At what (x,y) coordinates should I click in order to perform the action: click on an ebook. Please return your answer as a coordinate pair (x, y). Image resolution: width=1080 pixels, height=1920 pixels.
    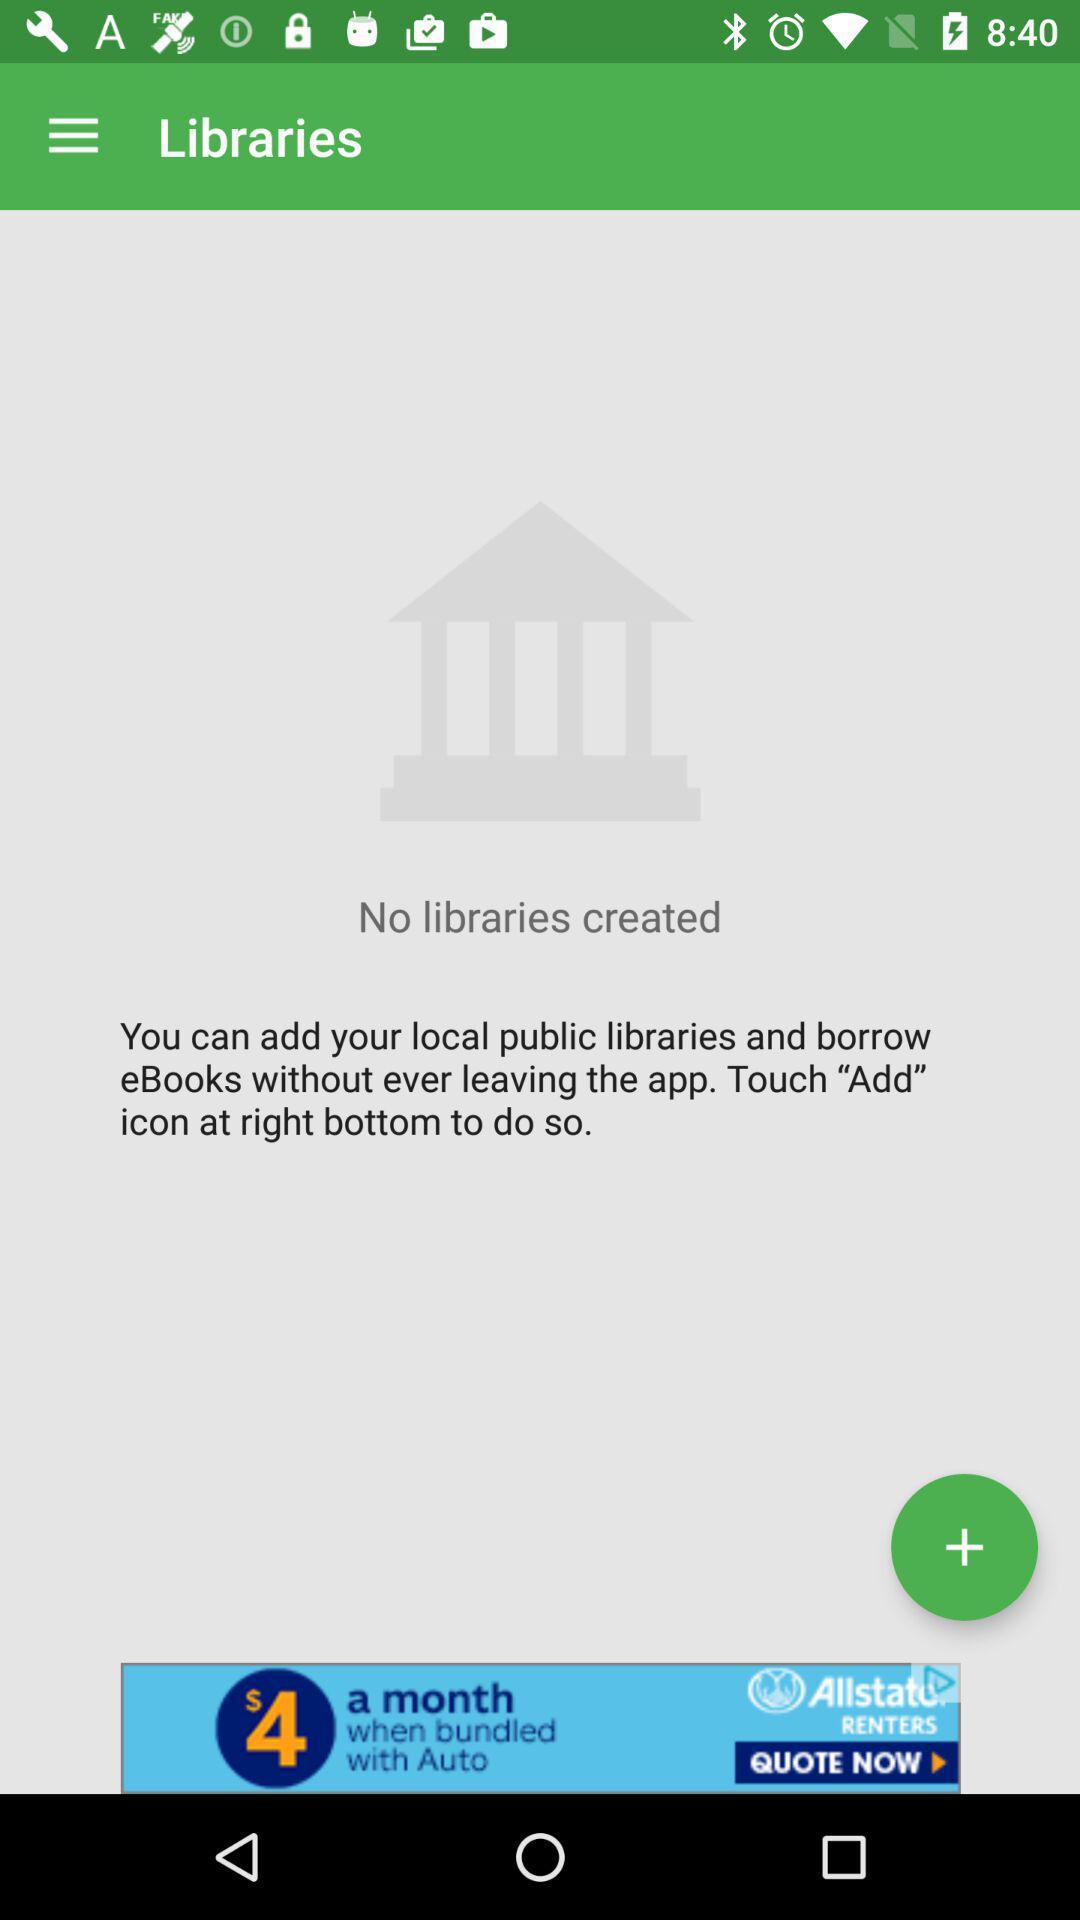
    Looking at the image, I should click on (963, 1546).